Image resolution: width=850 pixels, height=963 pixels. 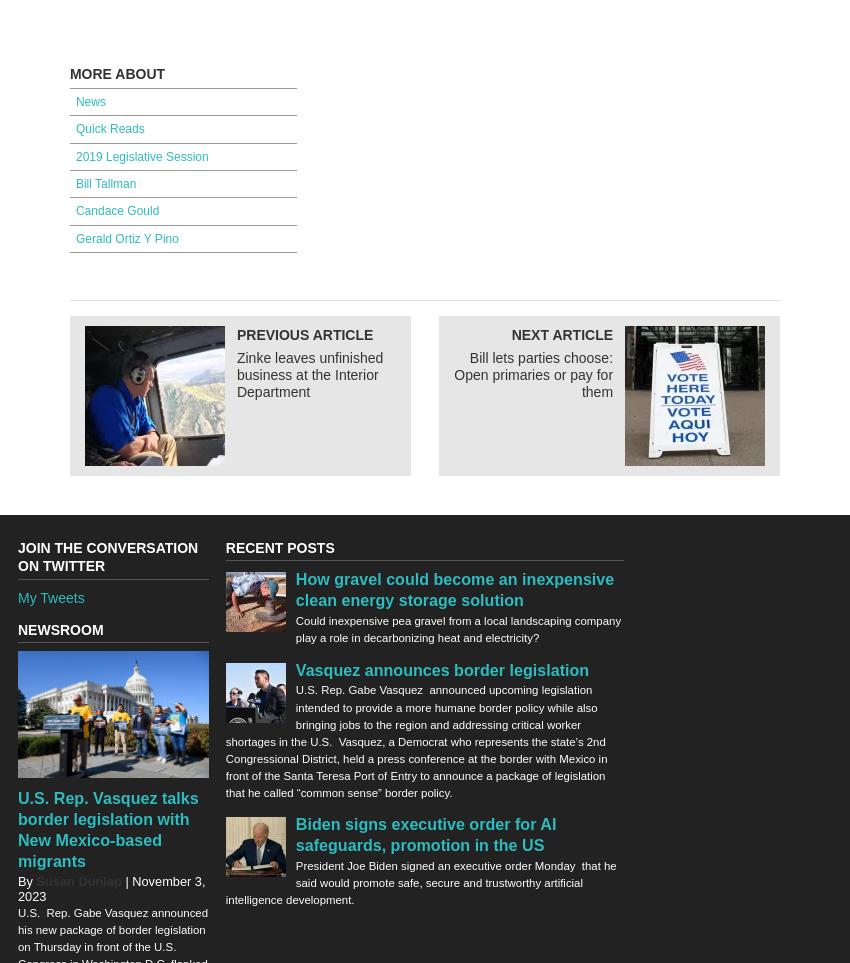 I want to click on '2019 Legislative Session', so click(x=74, y=156).